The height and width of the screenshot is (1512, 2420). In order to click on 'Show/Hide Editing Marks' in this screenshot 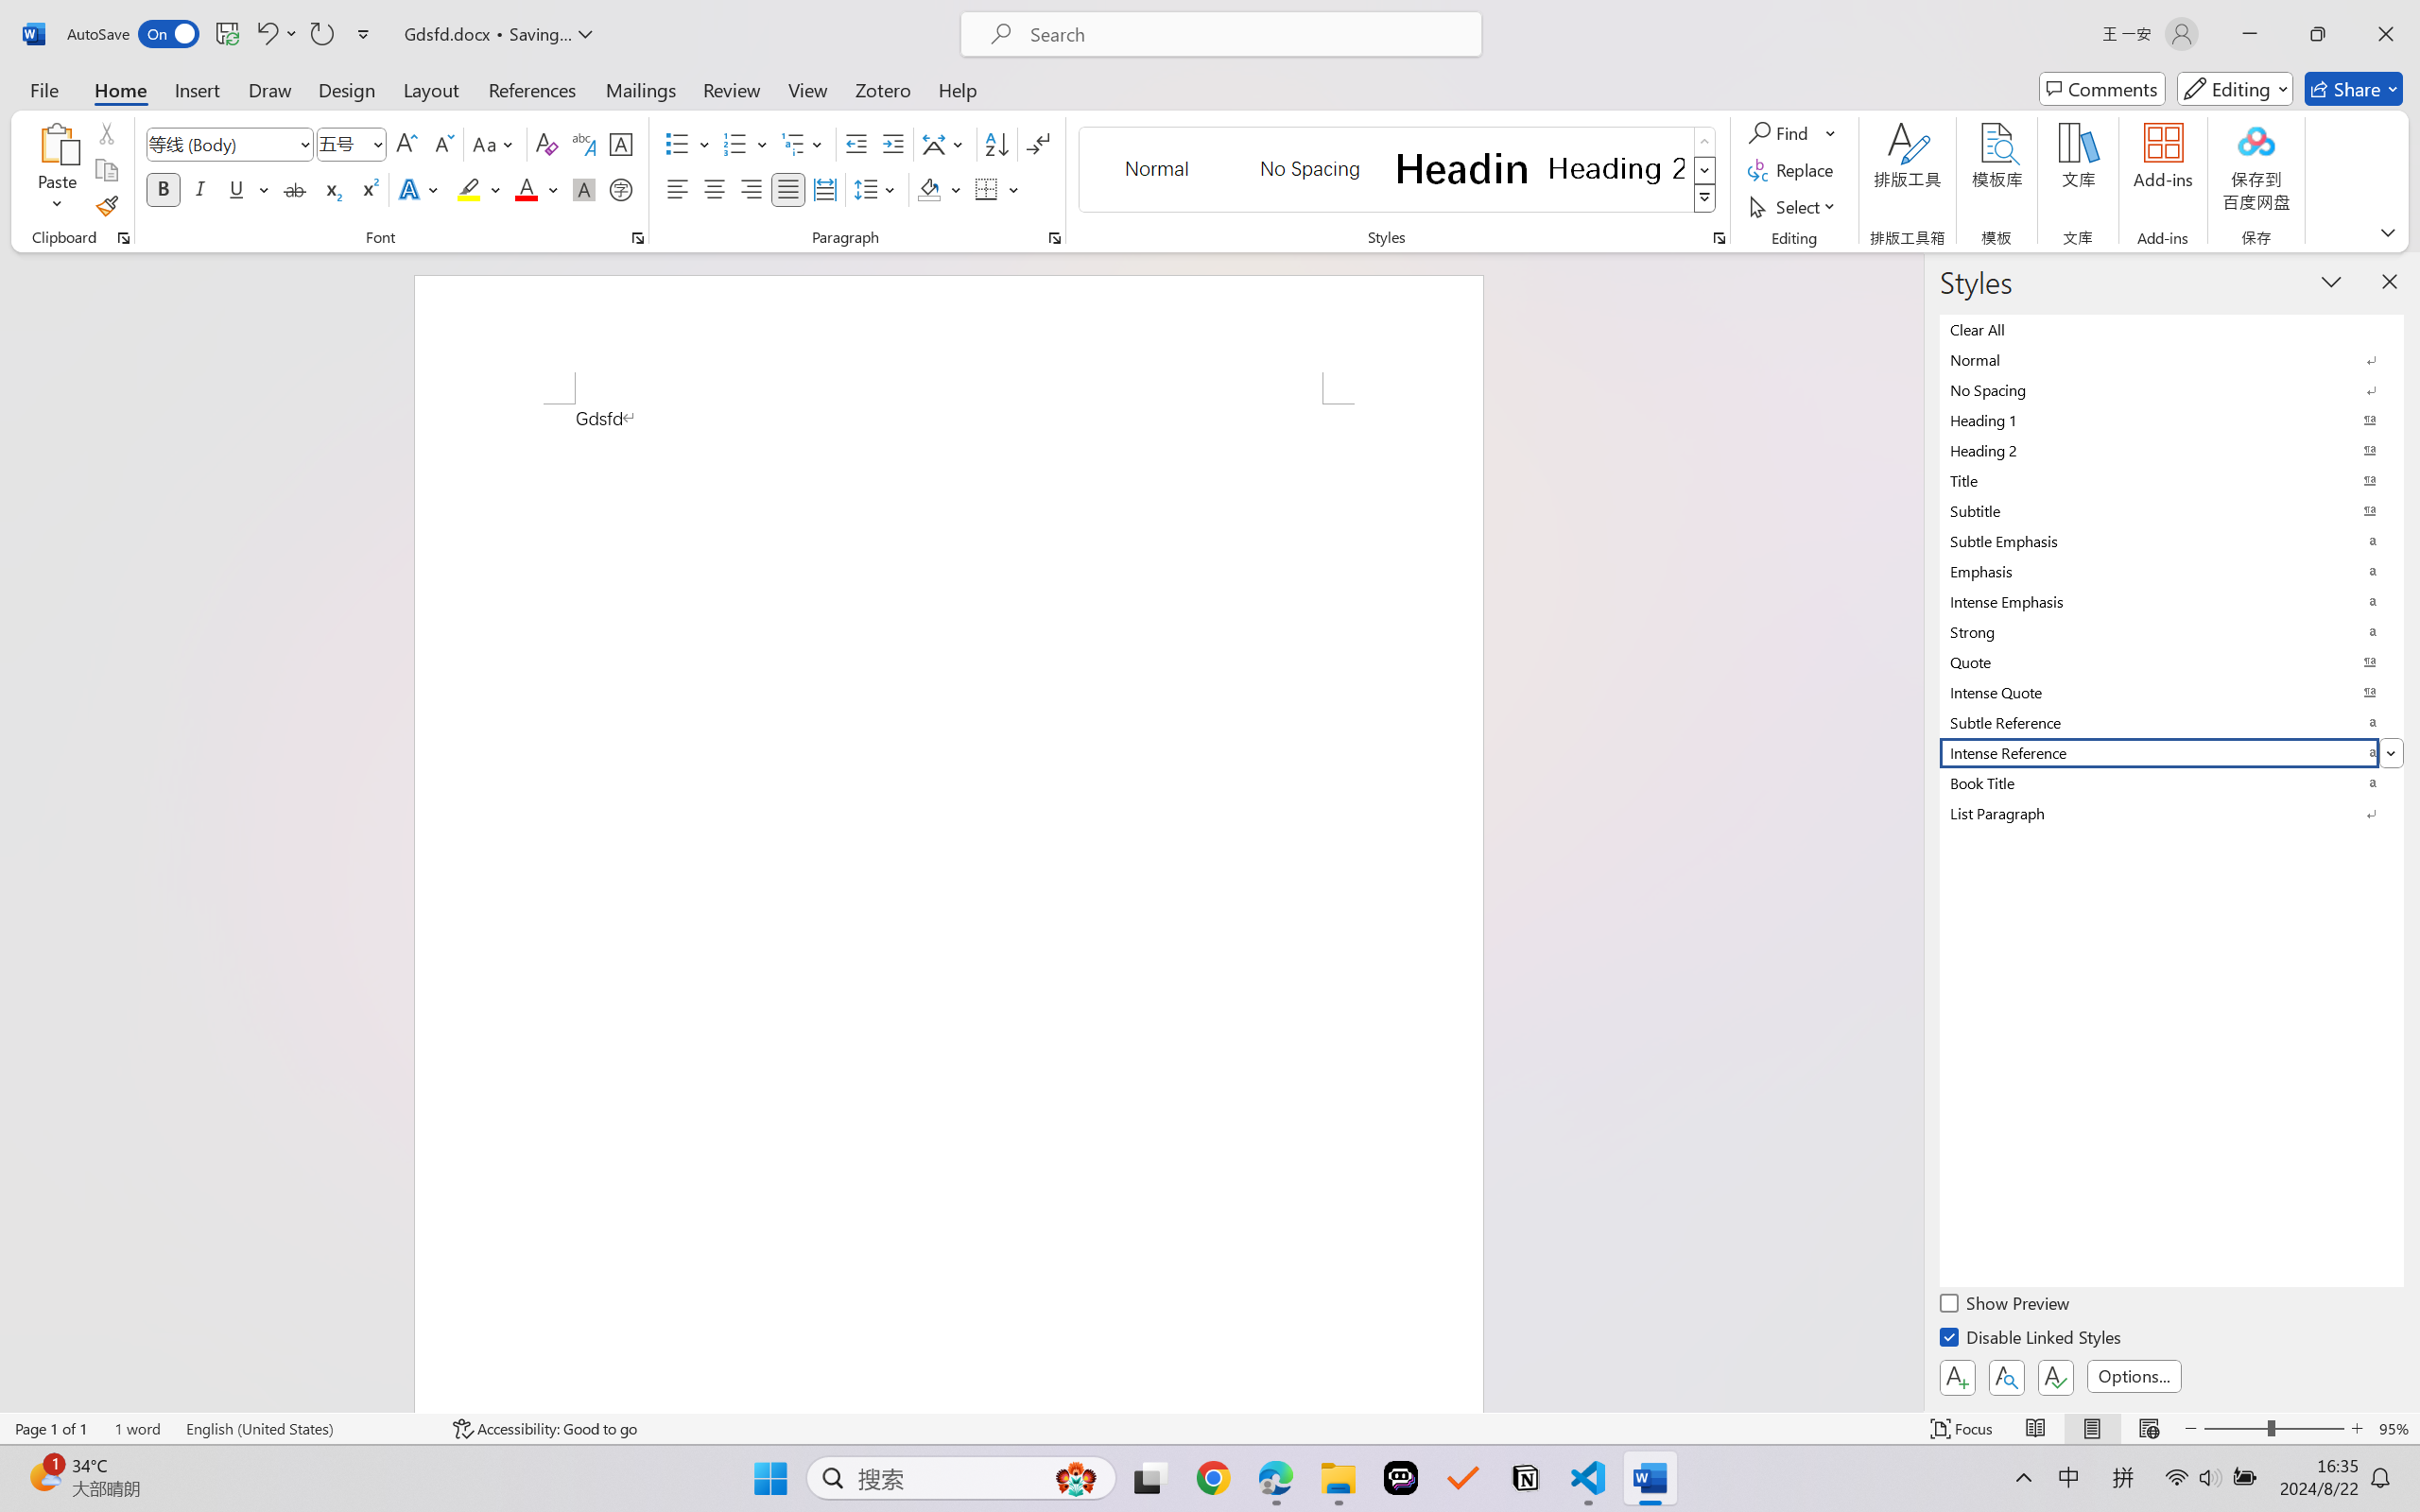, I will do `click(1037, 144)`.